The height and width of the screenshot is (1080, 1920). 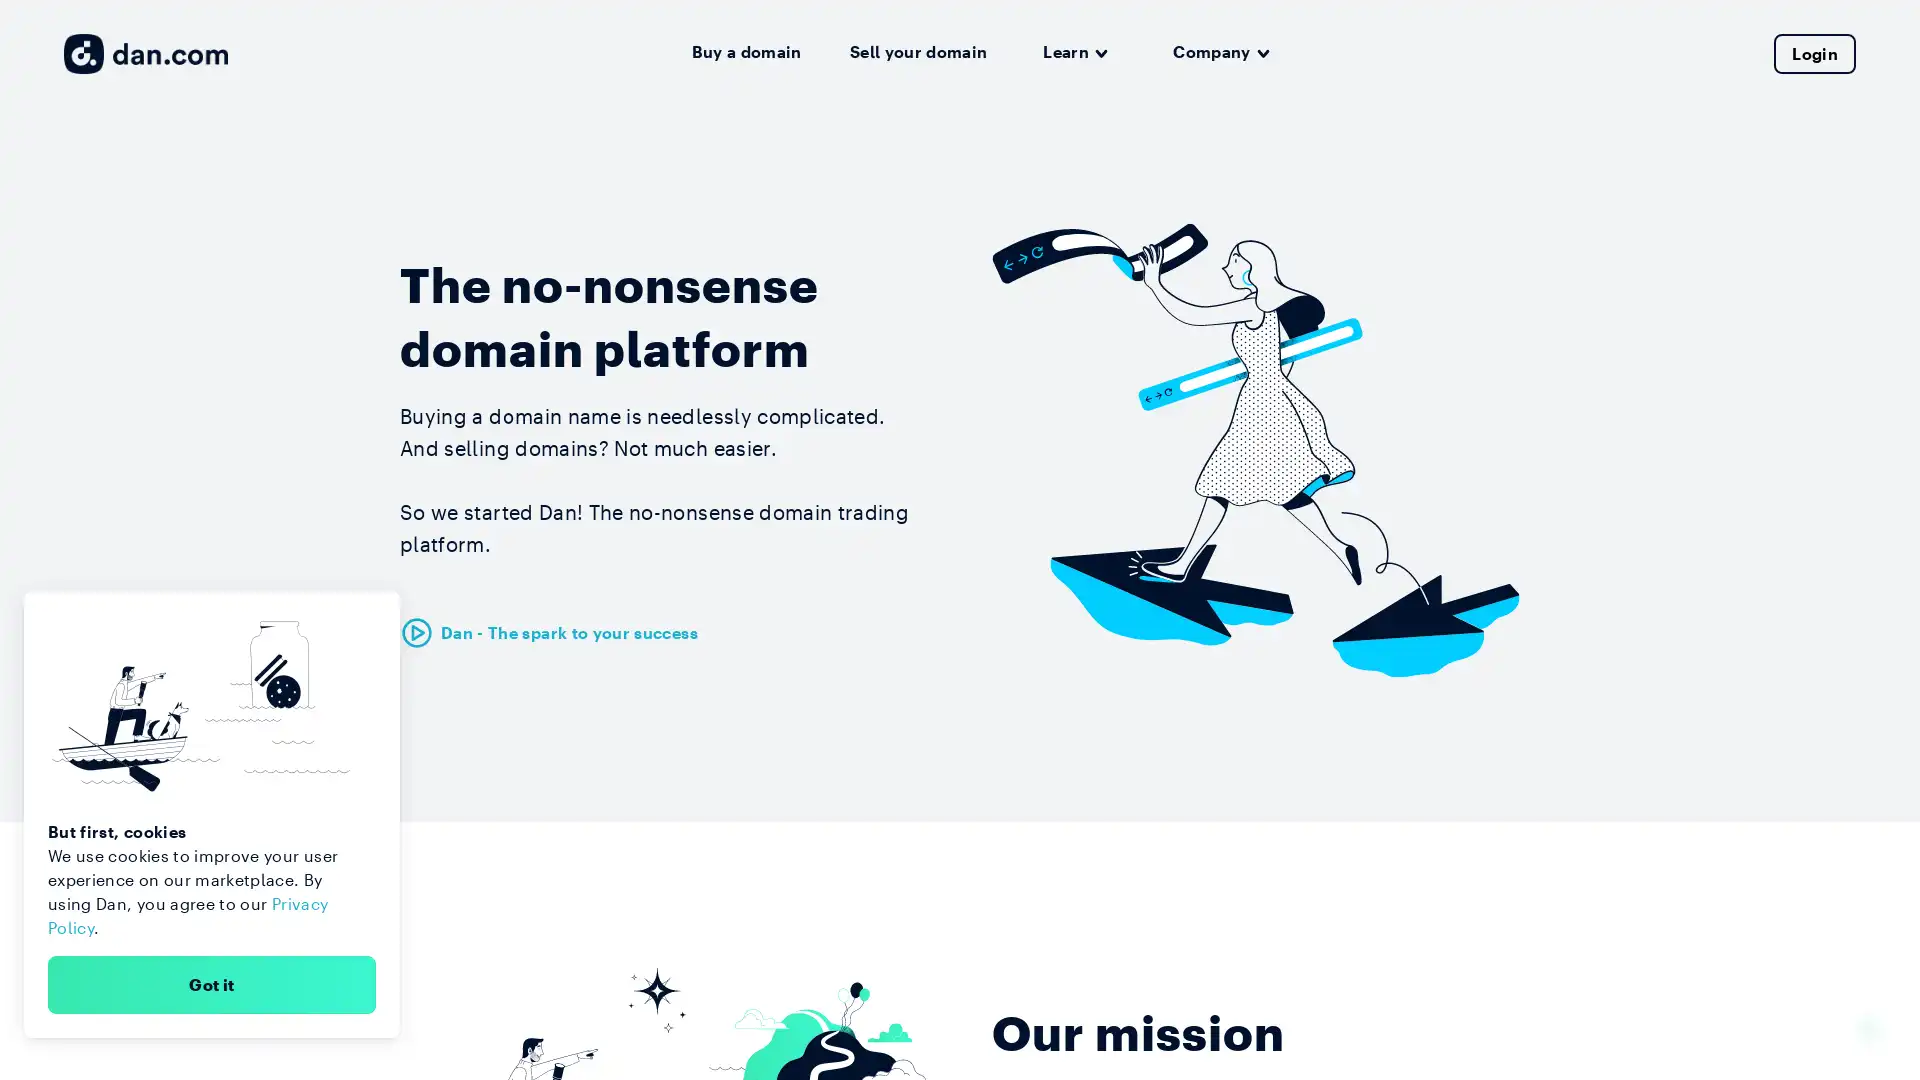 I want to click on Got it, so click(x=211, y=983).